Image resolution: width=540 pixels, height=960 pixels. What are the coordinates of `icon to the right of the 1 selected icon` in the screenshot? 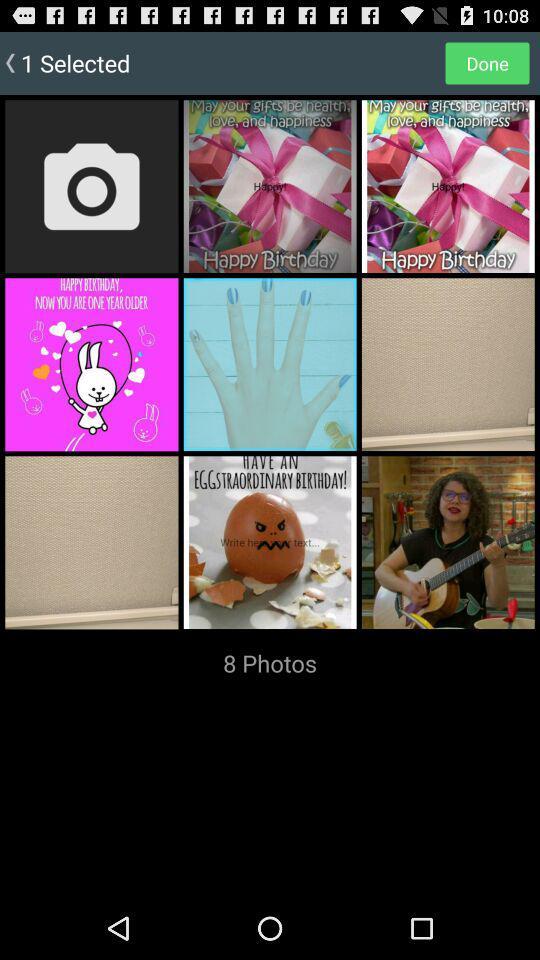 It's located at (486, 62).